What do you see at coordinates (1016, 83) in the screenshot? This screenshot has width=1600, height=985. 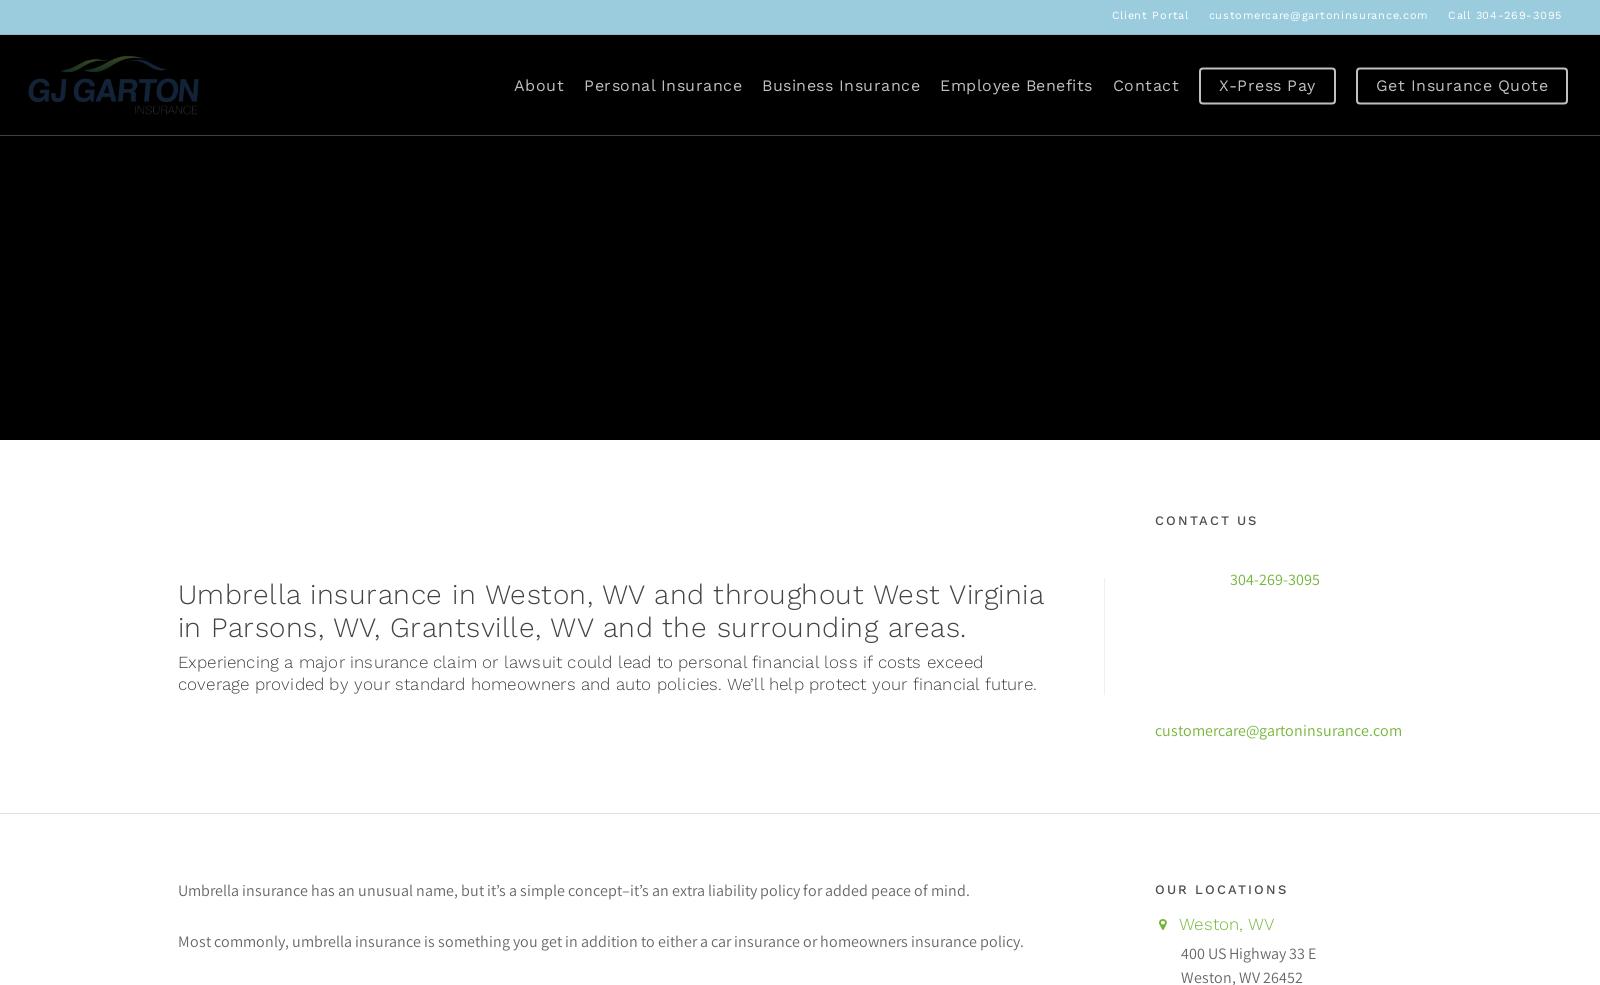 I see `'Employee Benefits'` at bounding box center [1016, 83].